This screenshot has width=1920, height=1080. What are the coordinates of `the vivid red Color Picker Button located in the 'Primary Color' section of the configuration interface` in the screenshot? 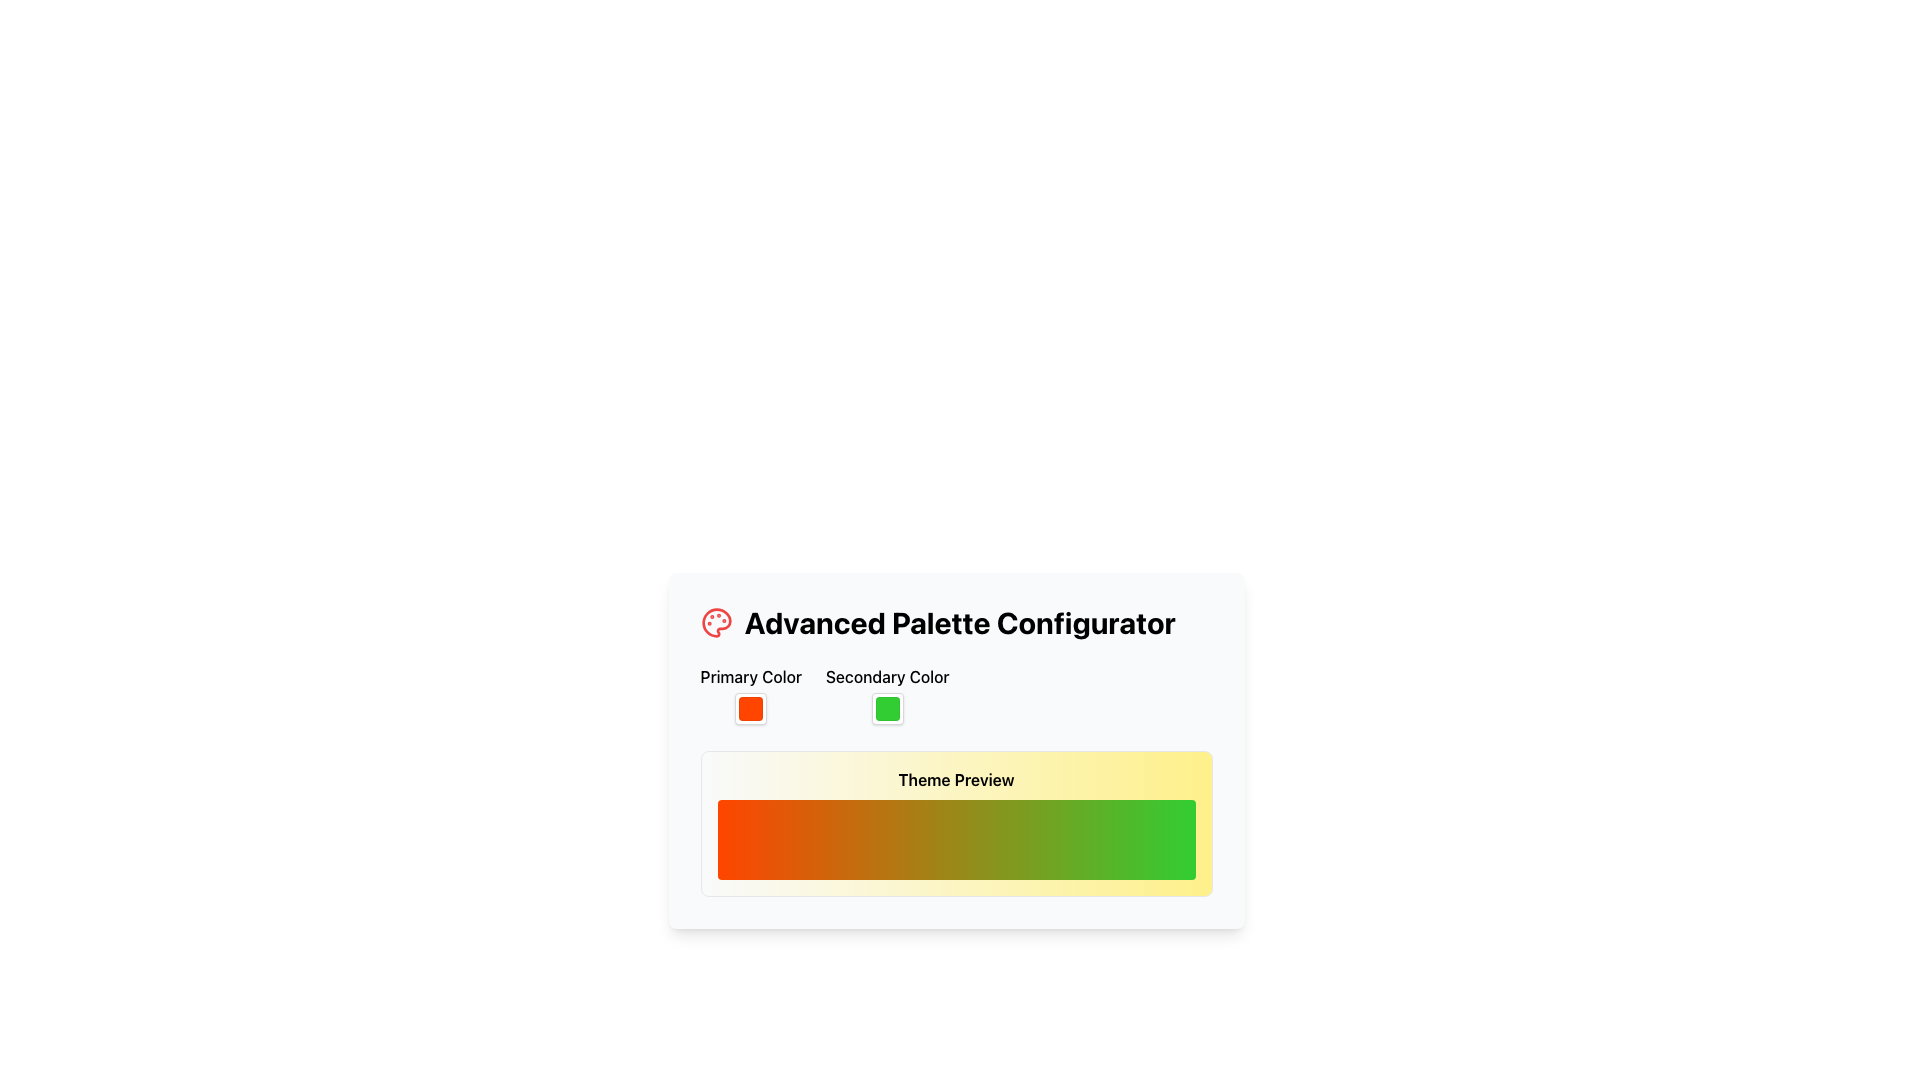 It's located at (750, 708).